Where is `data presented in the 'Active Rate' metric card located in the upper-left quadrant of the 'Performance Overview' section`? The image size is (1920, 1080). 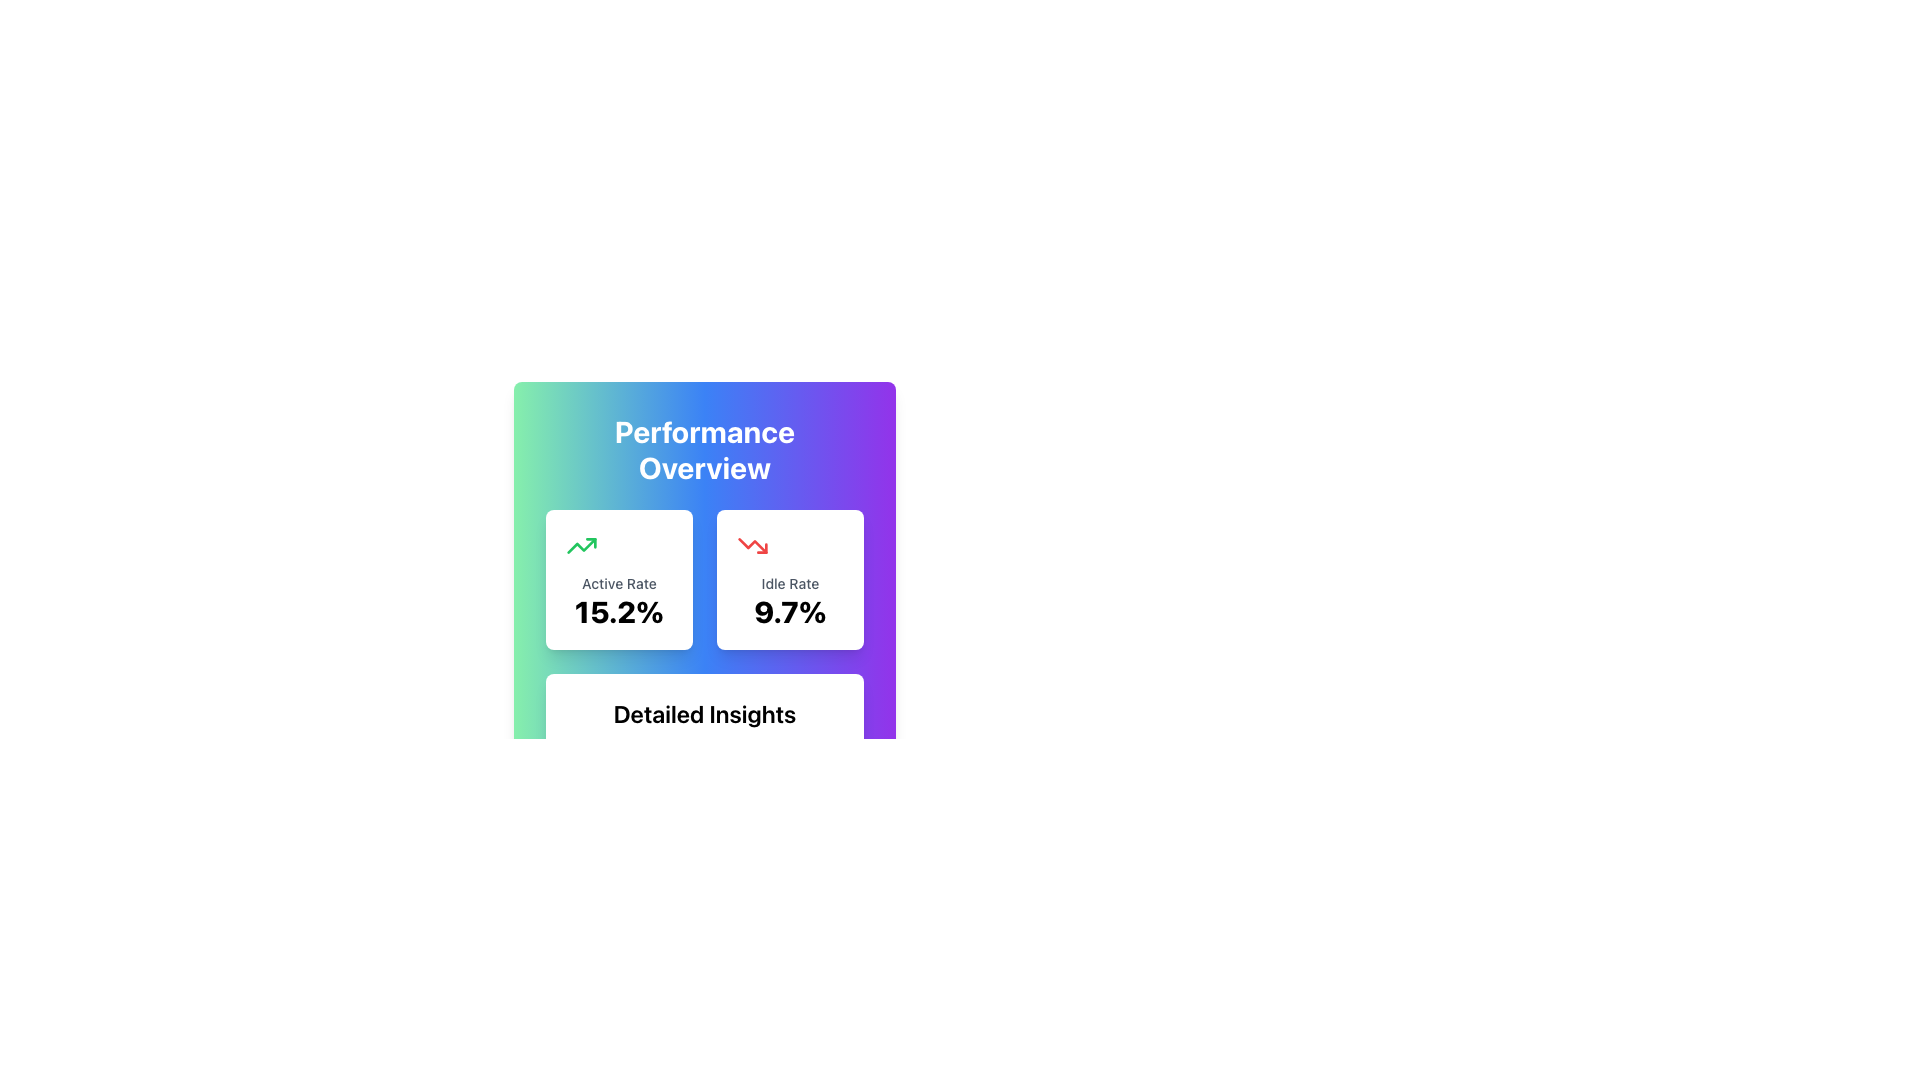 data presented in the 'Active Rate' metric card located in the upper-left quadrant of the 'Performance Overview' section is located at coordinates (618, 579).